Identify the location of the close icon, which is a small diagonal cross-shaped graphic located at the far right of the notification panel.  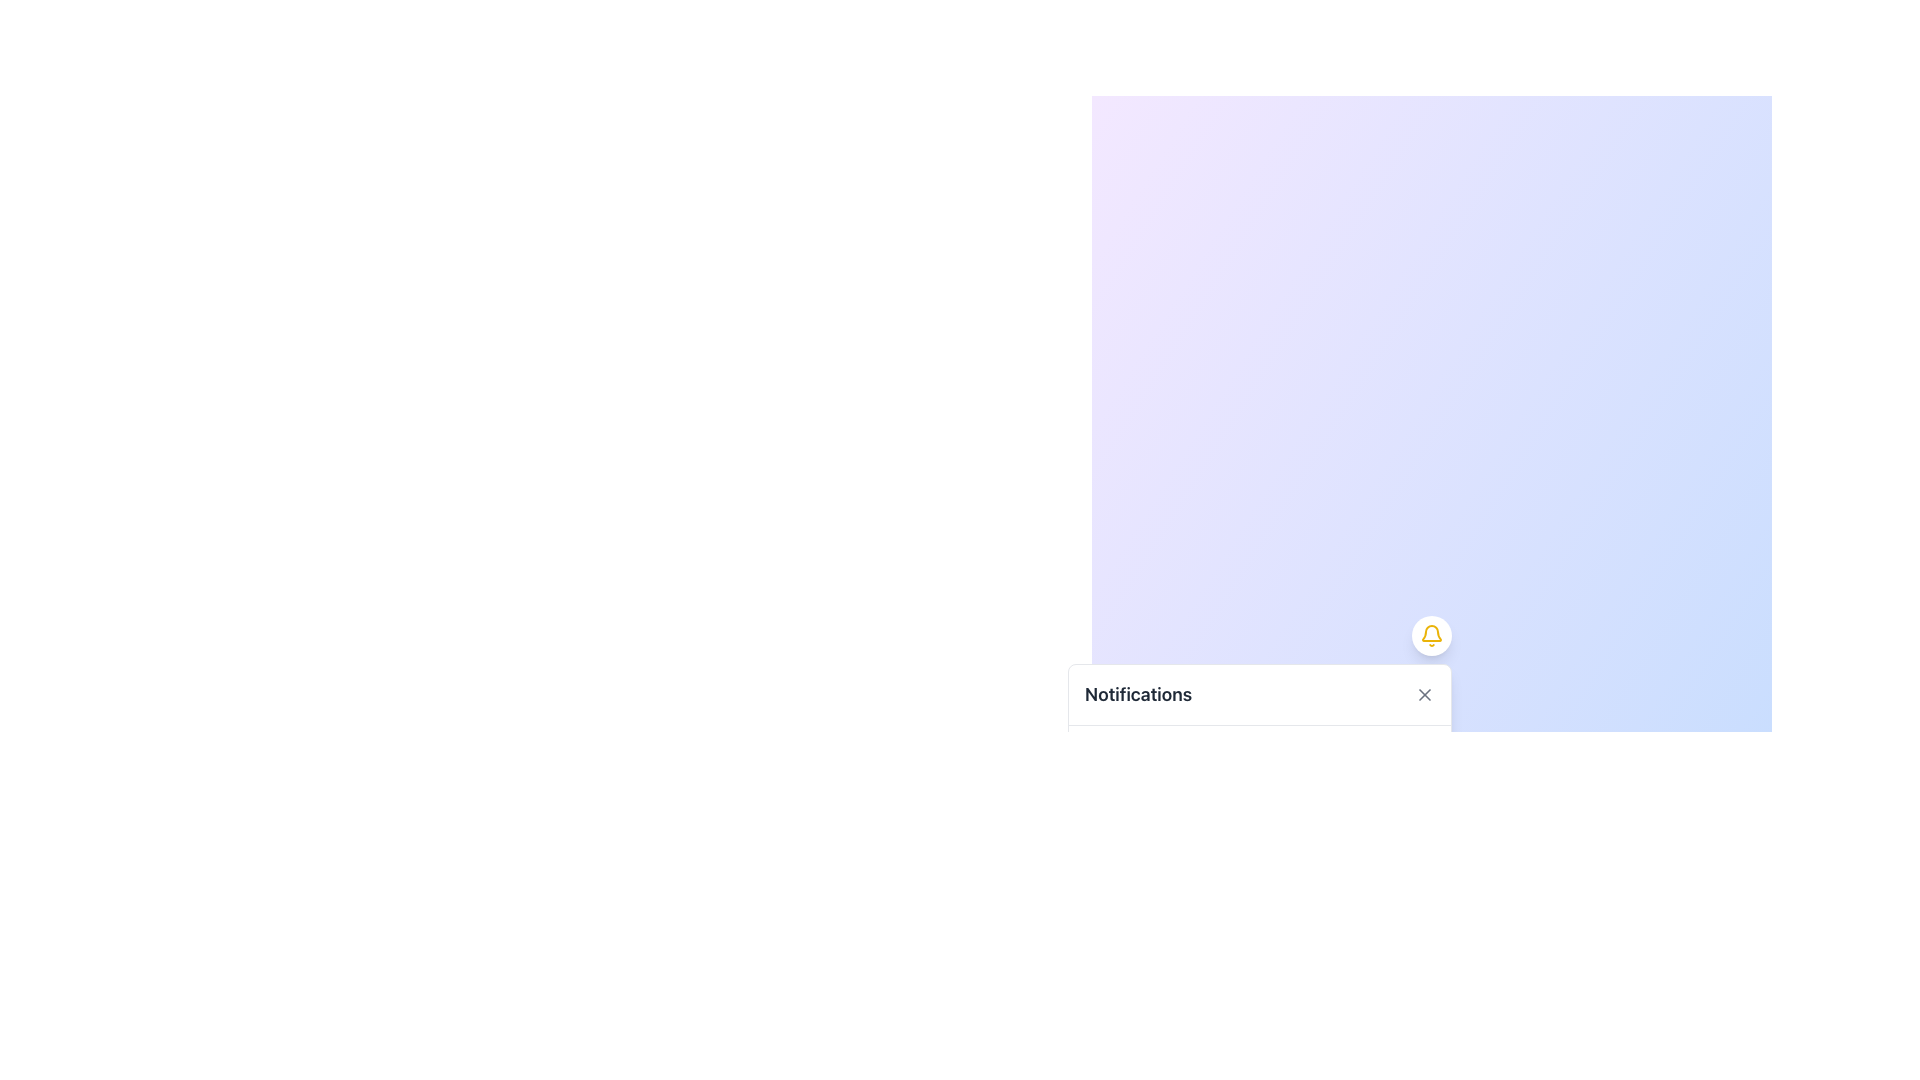
(1424, 693).